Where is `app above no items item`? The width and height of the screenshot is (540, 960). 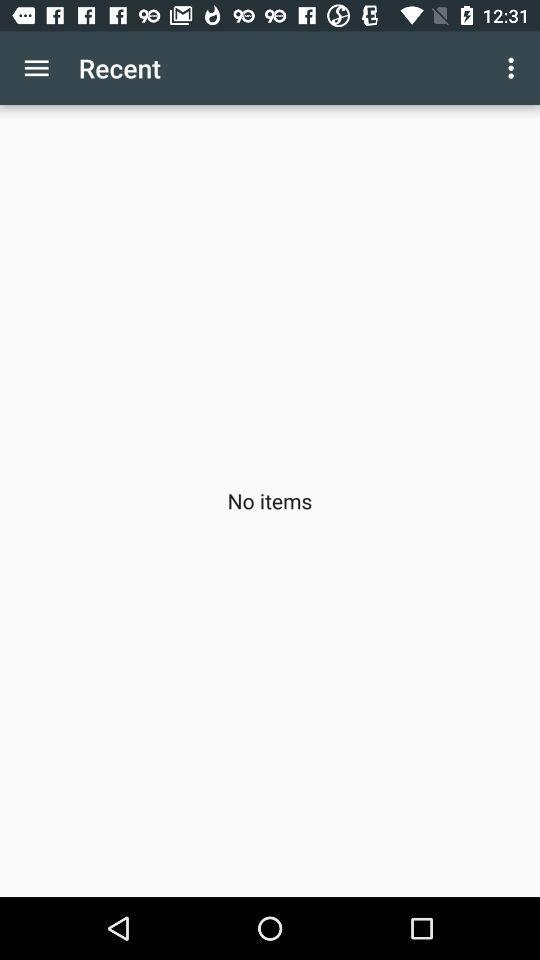 app above no items item is located at coordinates (36, 68).